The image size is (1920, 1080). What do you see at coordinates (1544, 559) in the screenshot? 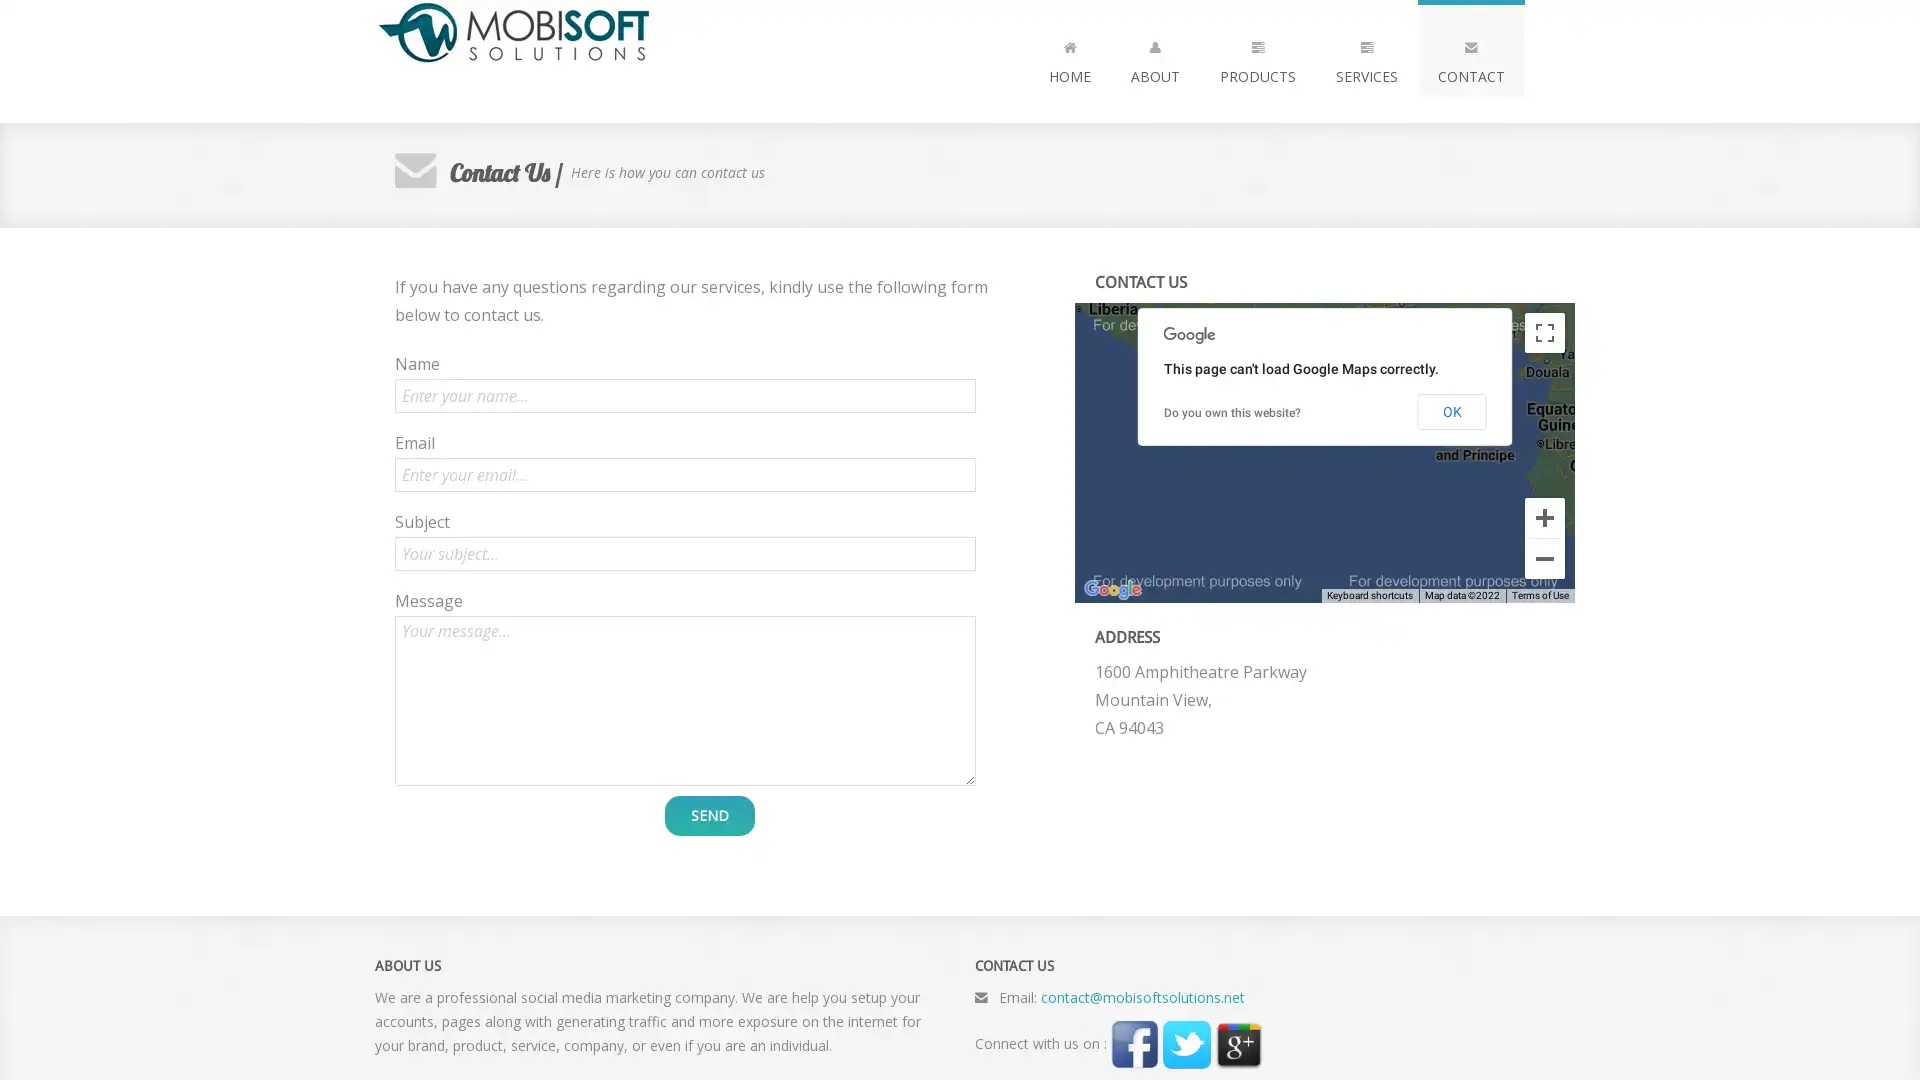
I see `Zoom out` at bounding box center [1544, 559].